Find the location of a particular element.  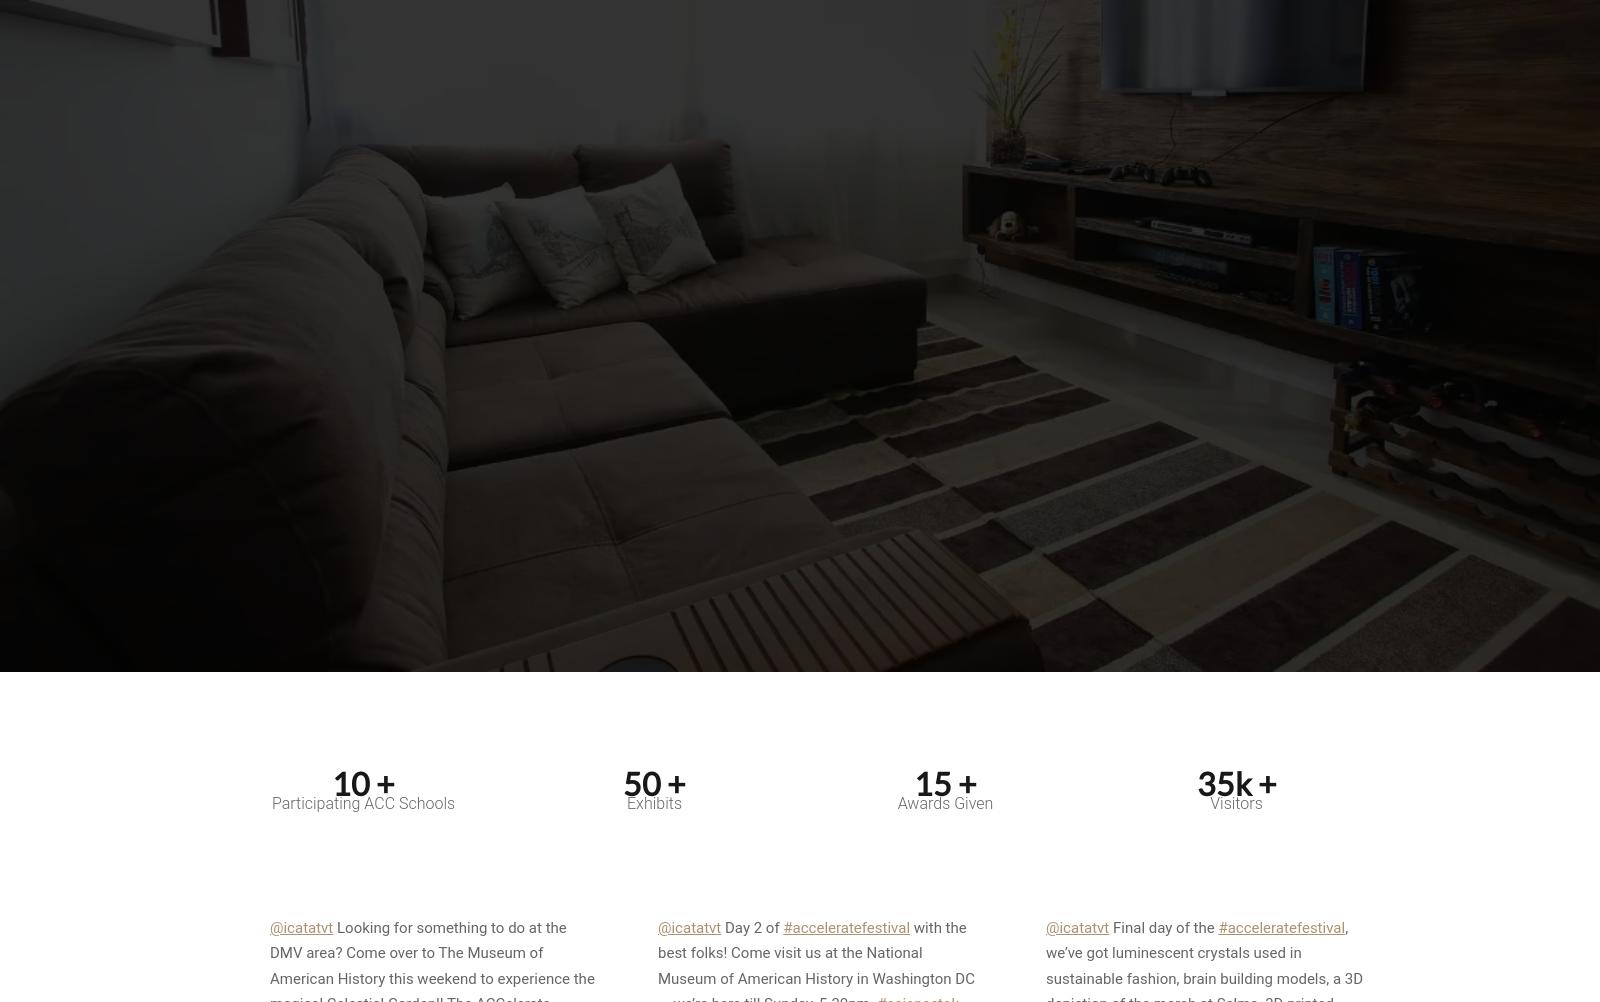

'Day 2 of' is located at coordinates (720, 925).